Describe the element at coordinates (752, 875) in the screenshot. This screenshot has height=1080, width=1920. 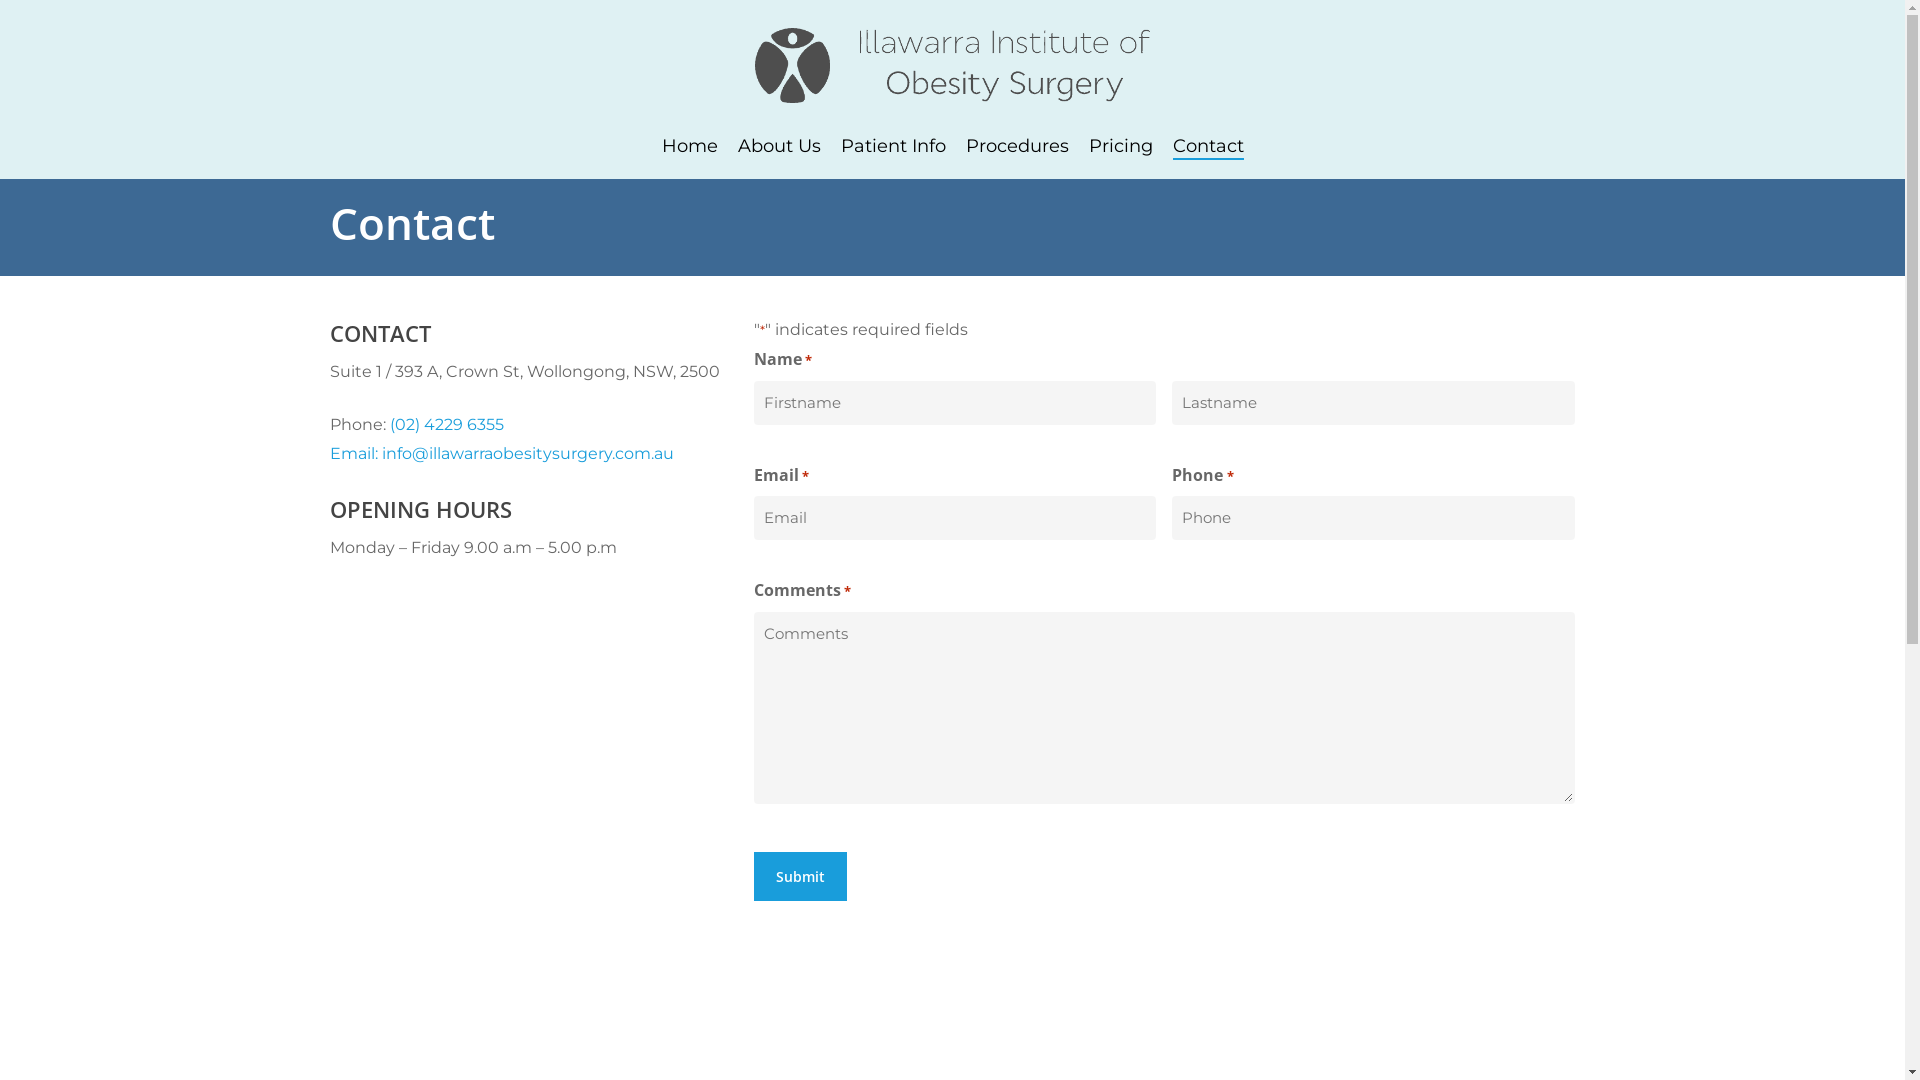
I see `'Submit'` at that location.